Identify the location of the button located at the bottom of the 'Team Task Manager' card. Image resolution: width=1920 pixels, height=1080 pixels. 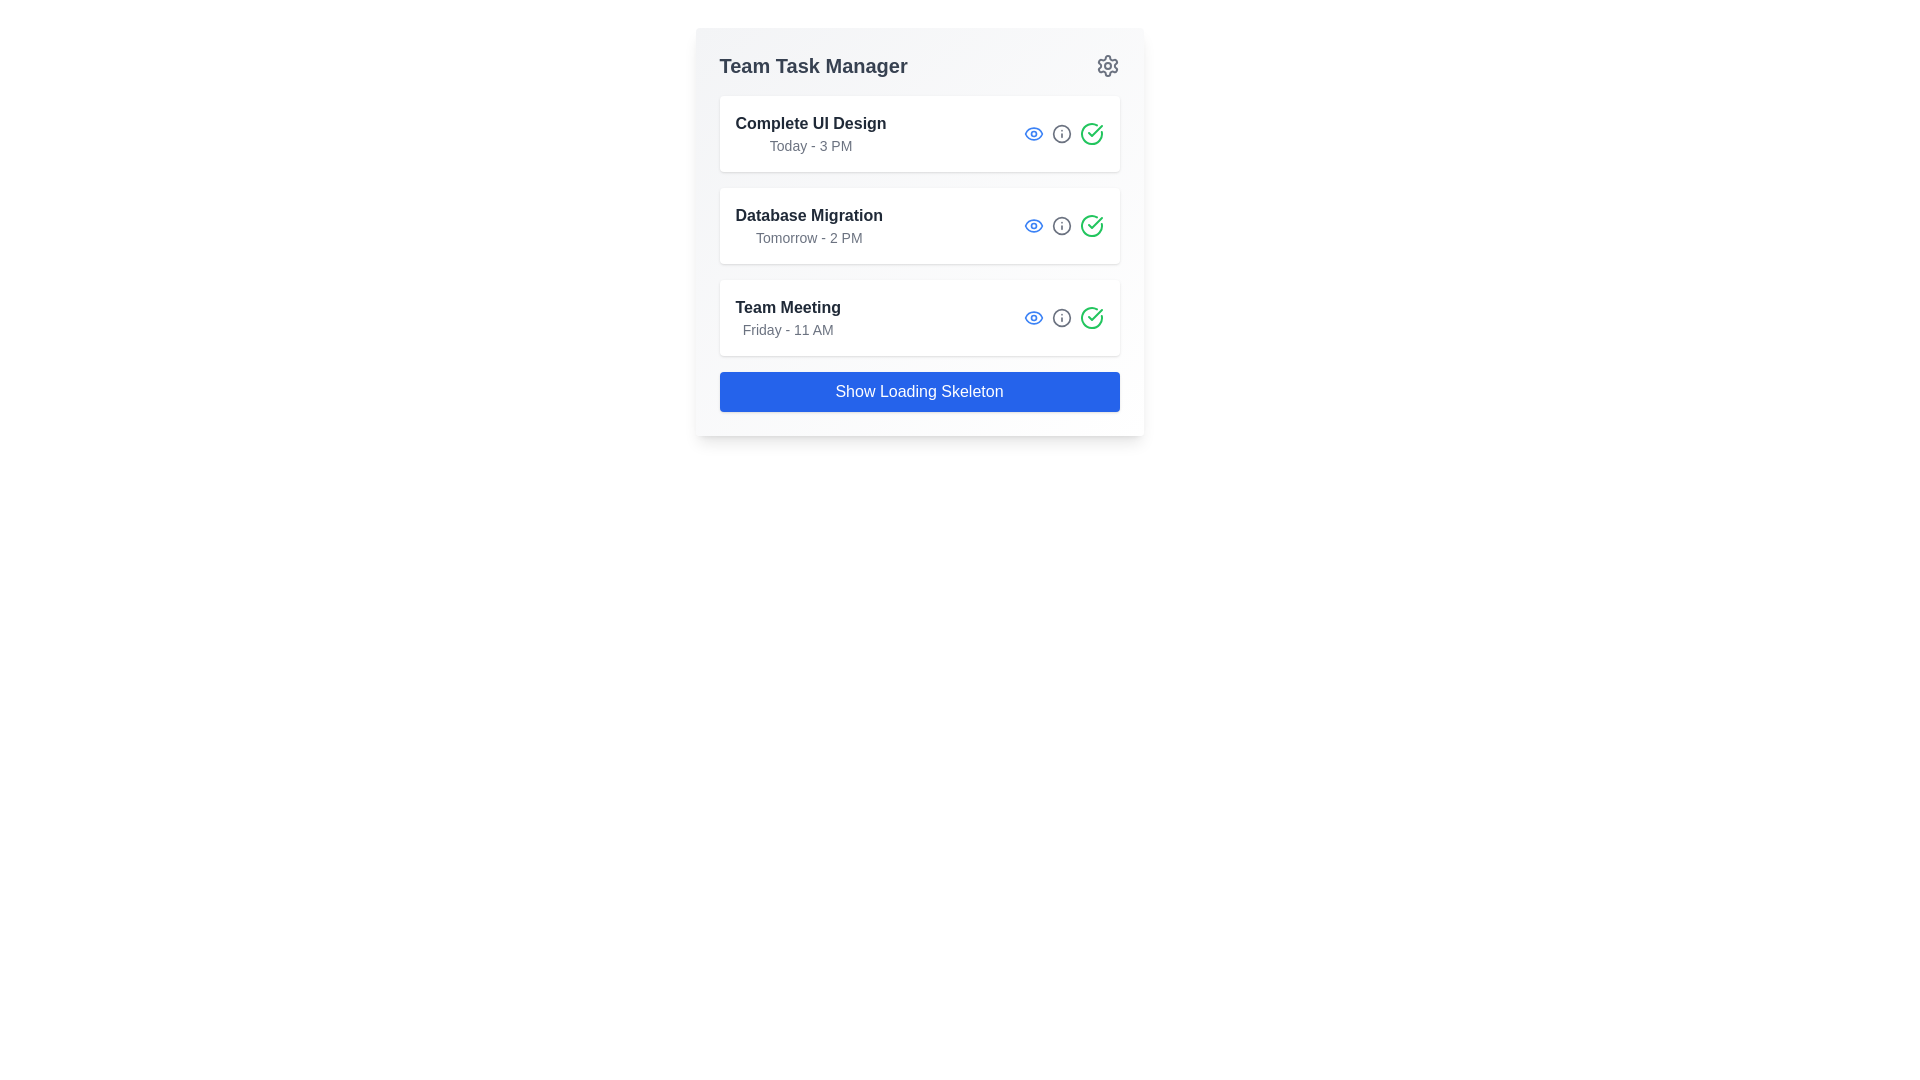
(918, 392).